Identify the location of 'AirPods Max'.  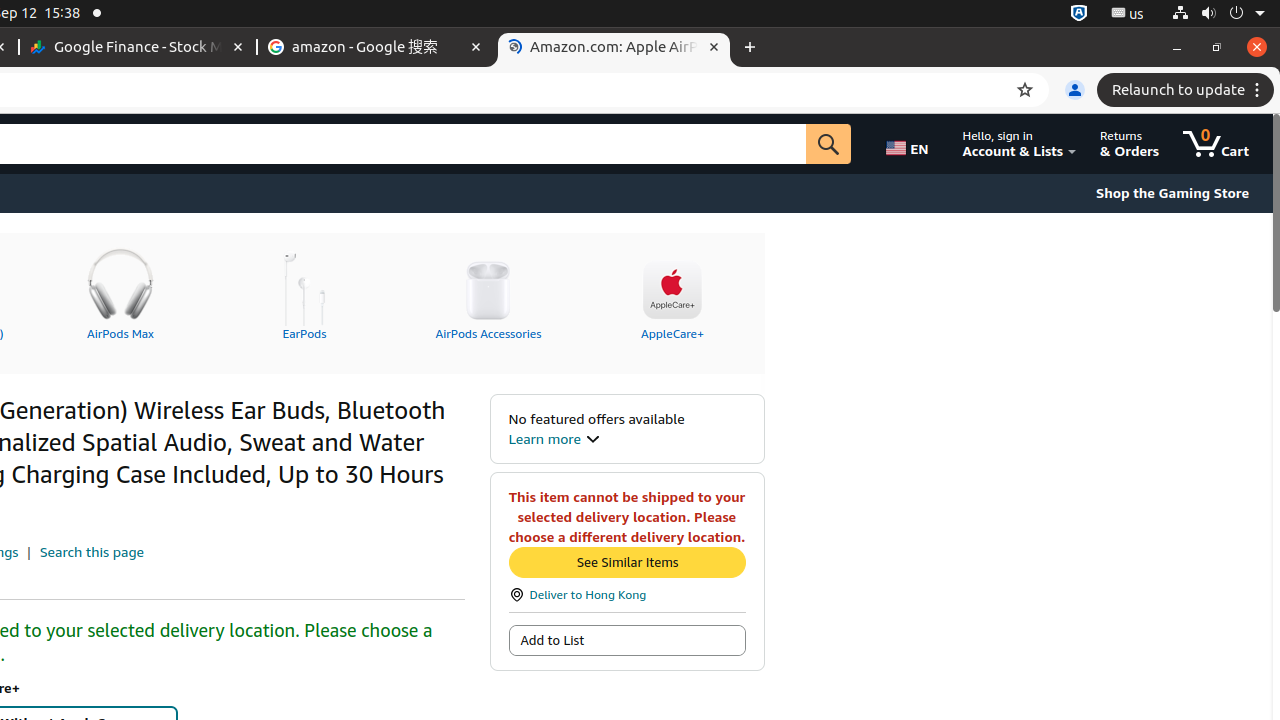
(119, 291).